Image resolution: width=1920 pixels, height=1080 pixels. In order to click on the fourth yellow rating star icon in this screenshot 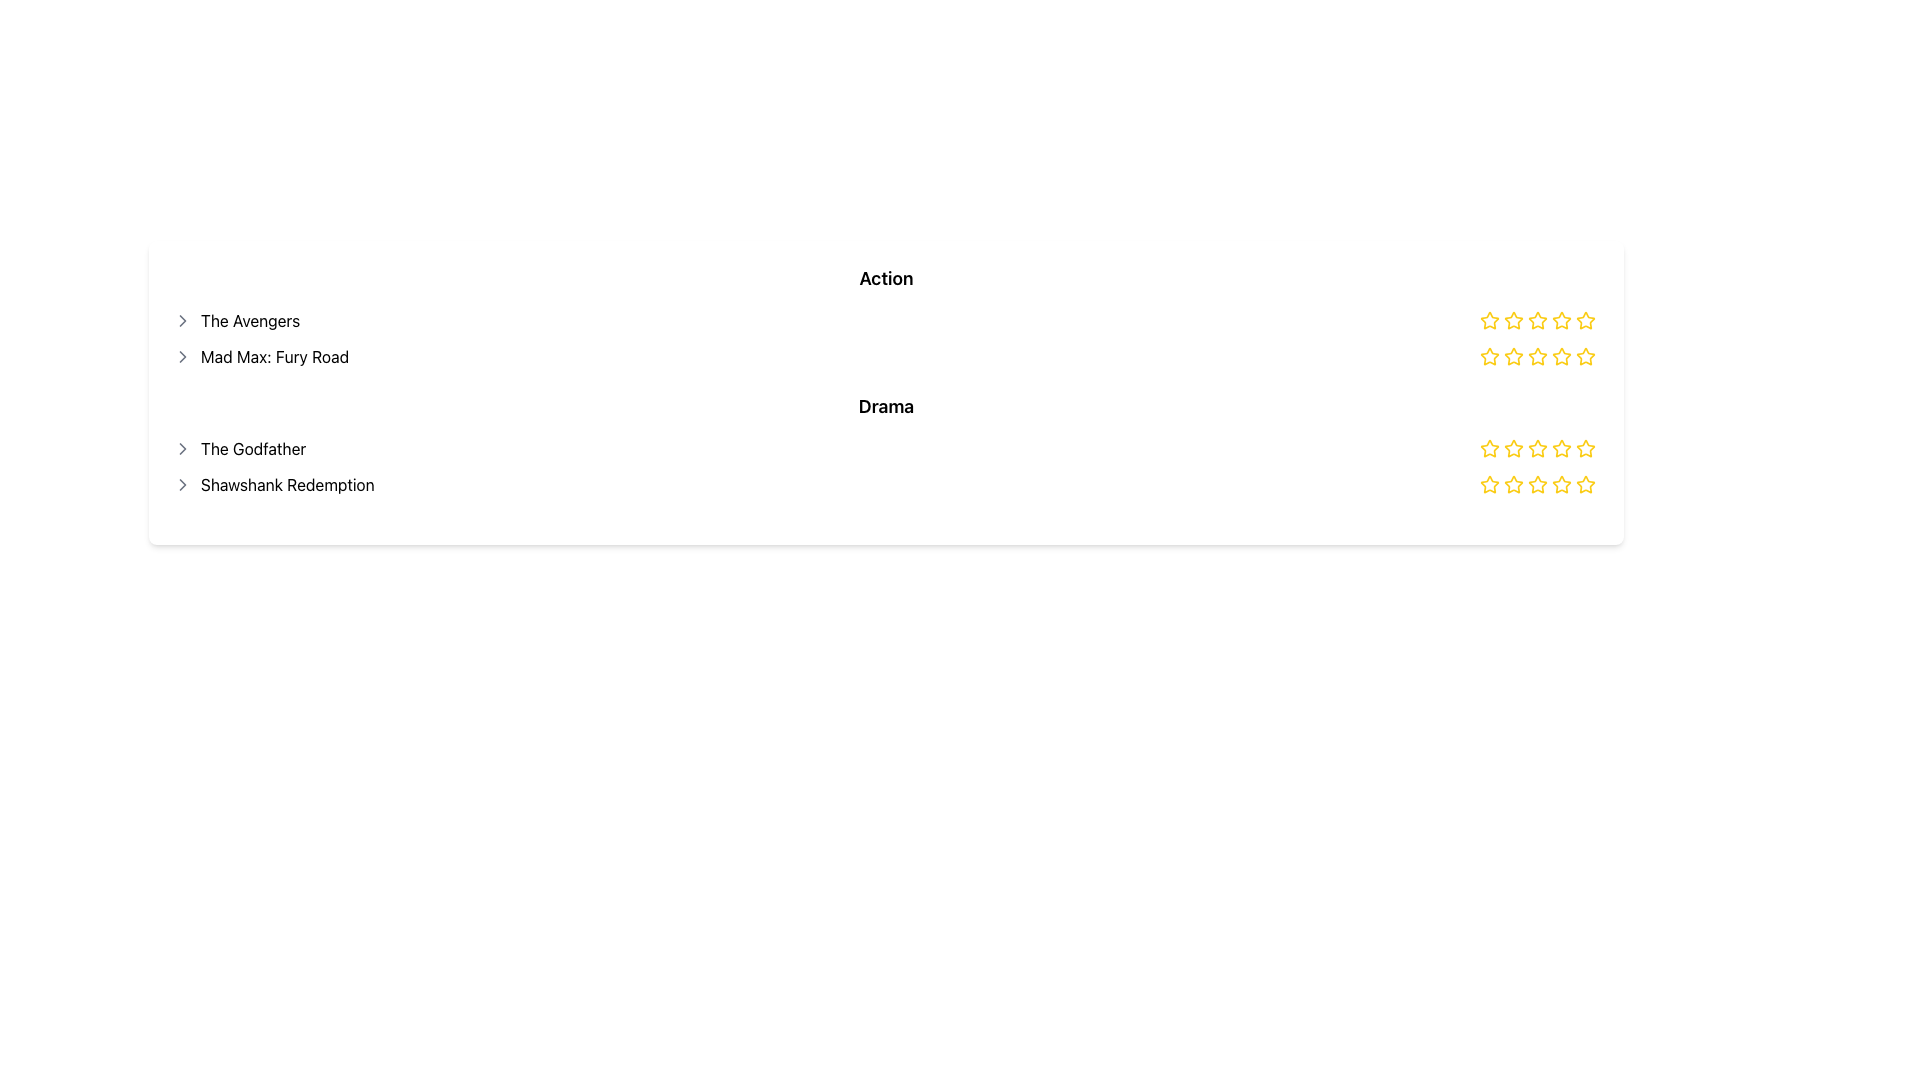, I will do `click(1536, 356)`.